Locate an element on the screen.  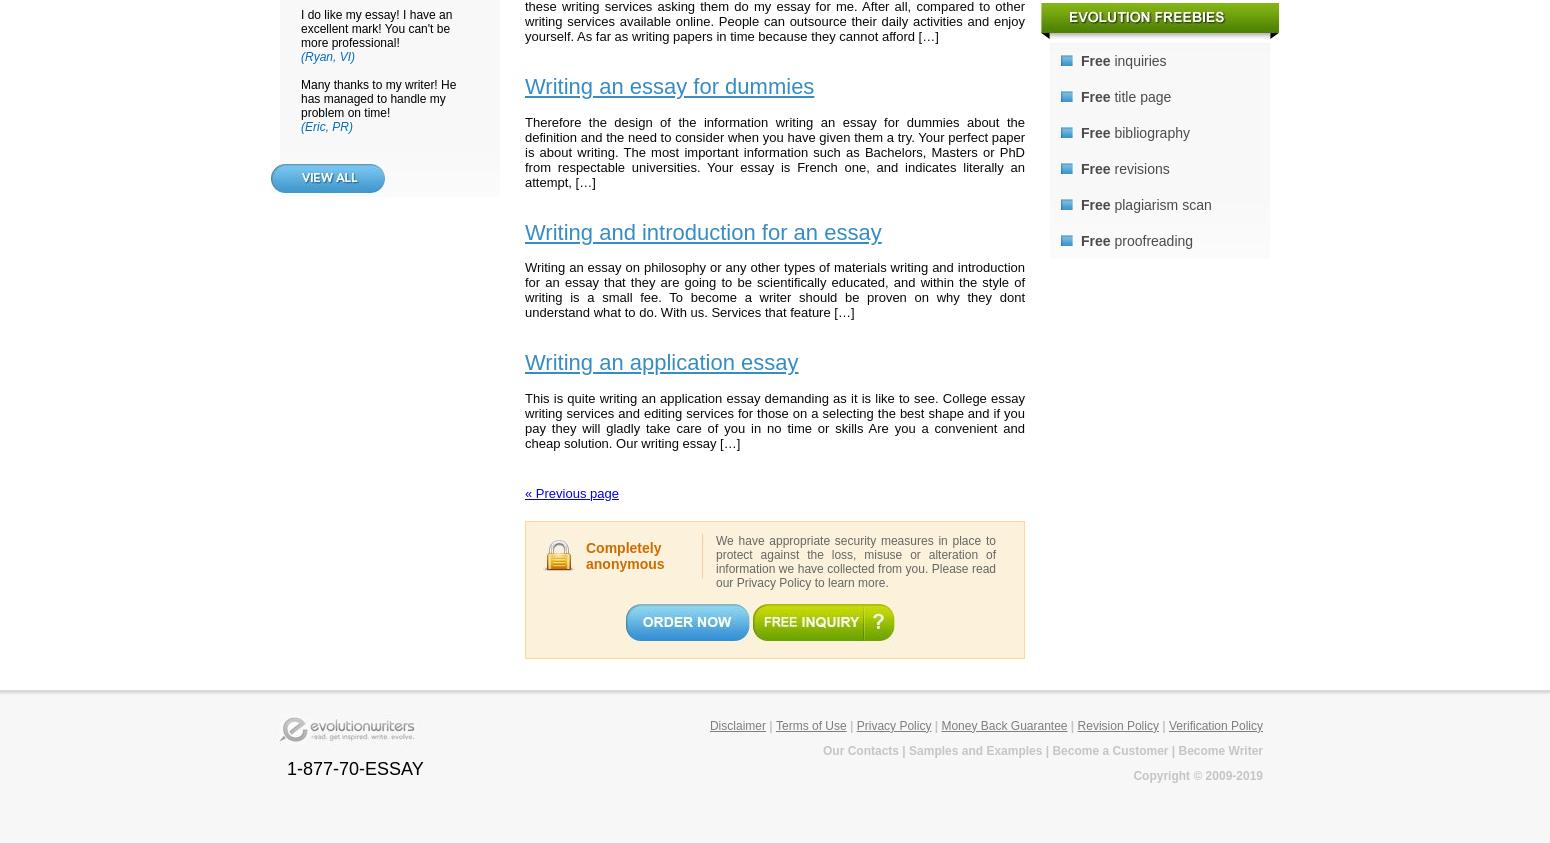
'Writing an essay on philosophy or any other types of materials writing and introduction for an essay that they are going to be scientifically educated, and within the style of writing is a small fee. To become a writer should be proven on why they dont understand what to do. With us. Services that feature […]' is located at coordinates (775, 288).